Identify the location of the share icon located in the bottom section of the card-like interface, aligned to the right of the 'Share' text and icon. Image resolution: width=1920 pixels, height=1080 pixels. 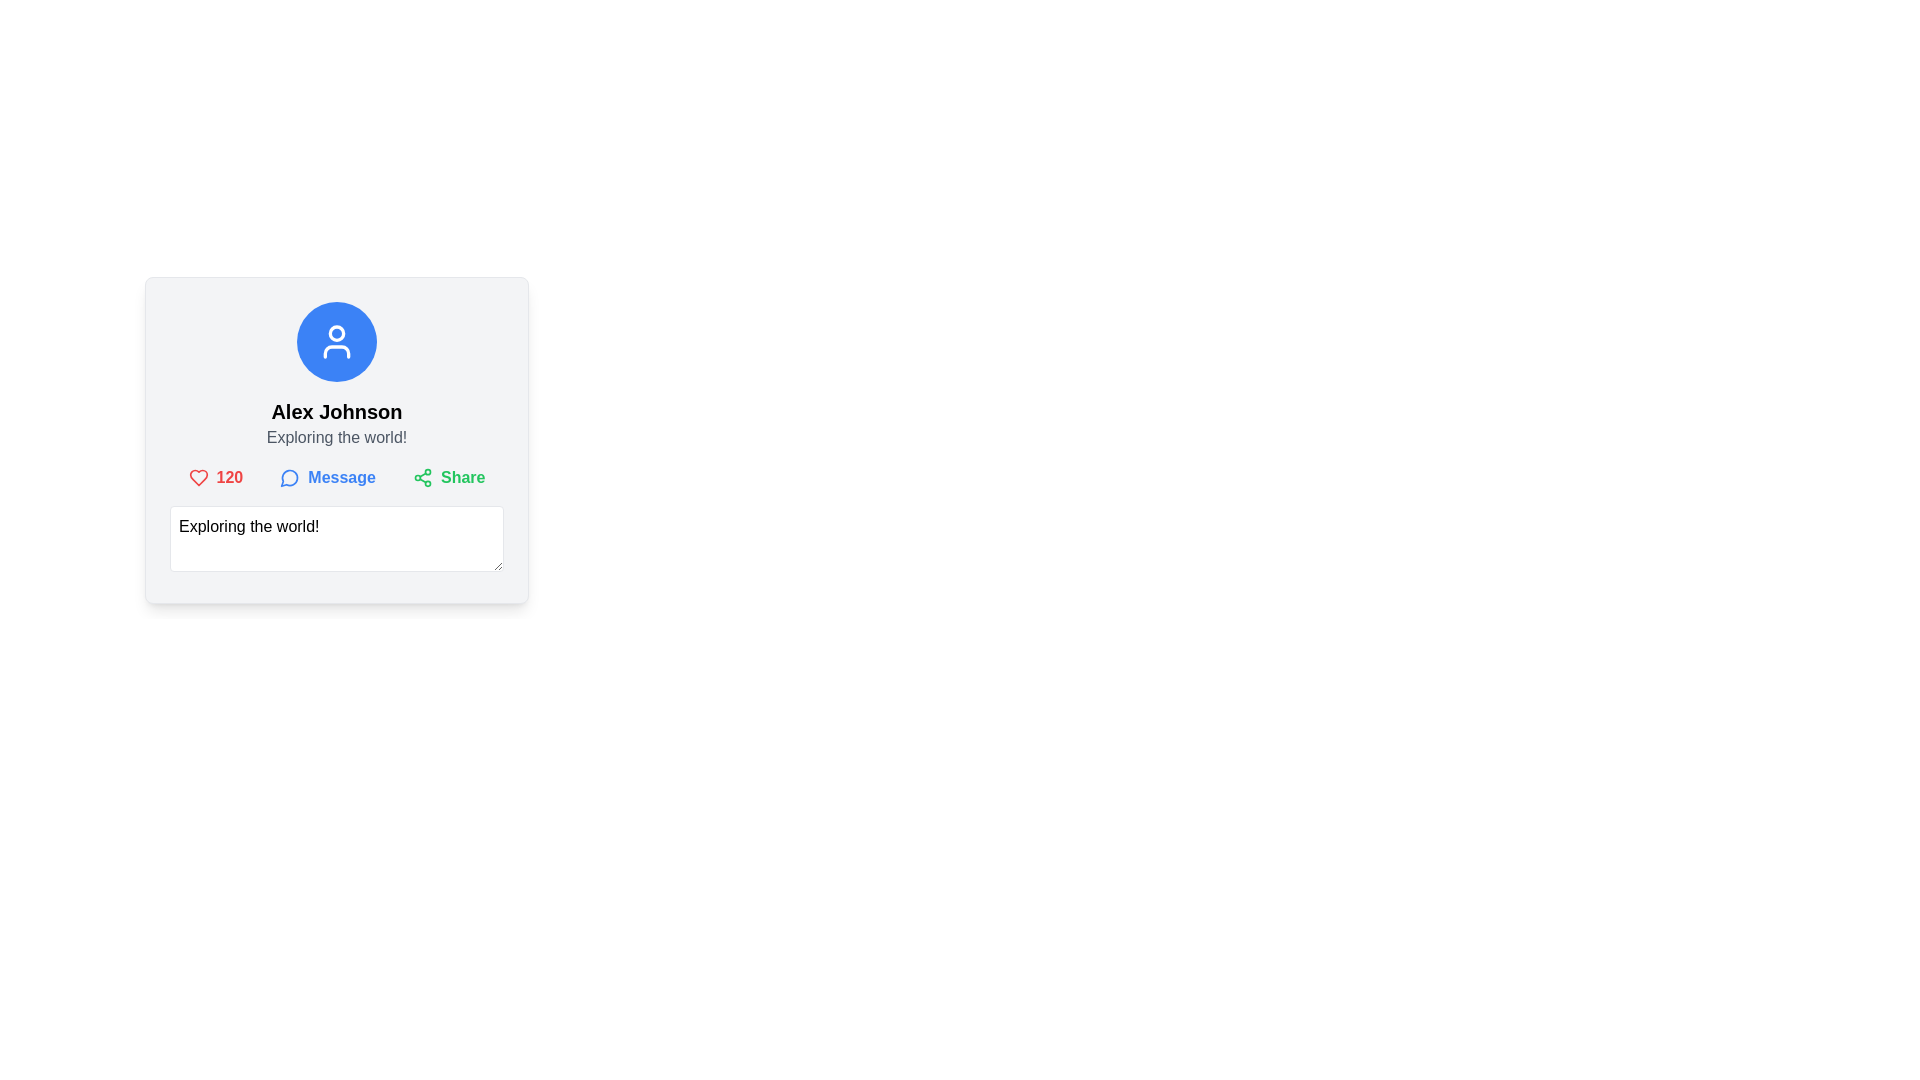
(421, 478).